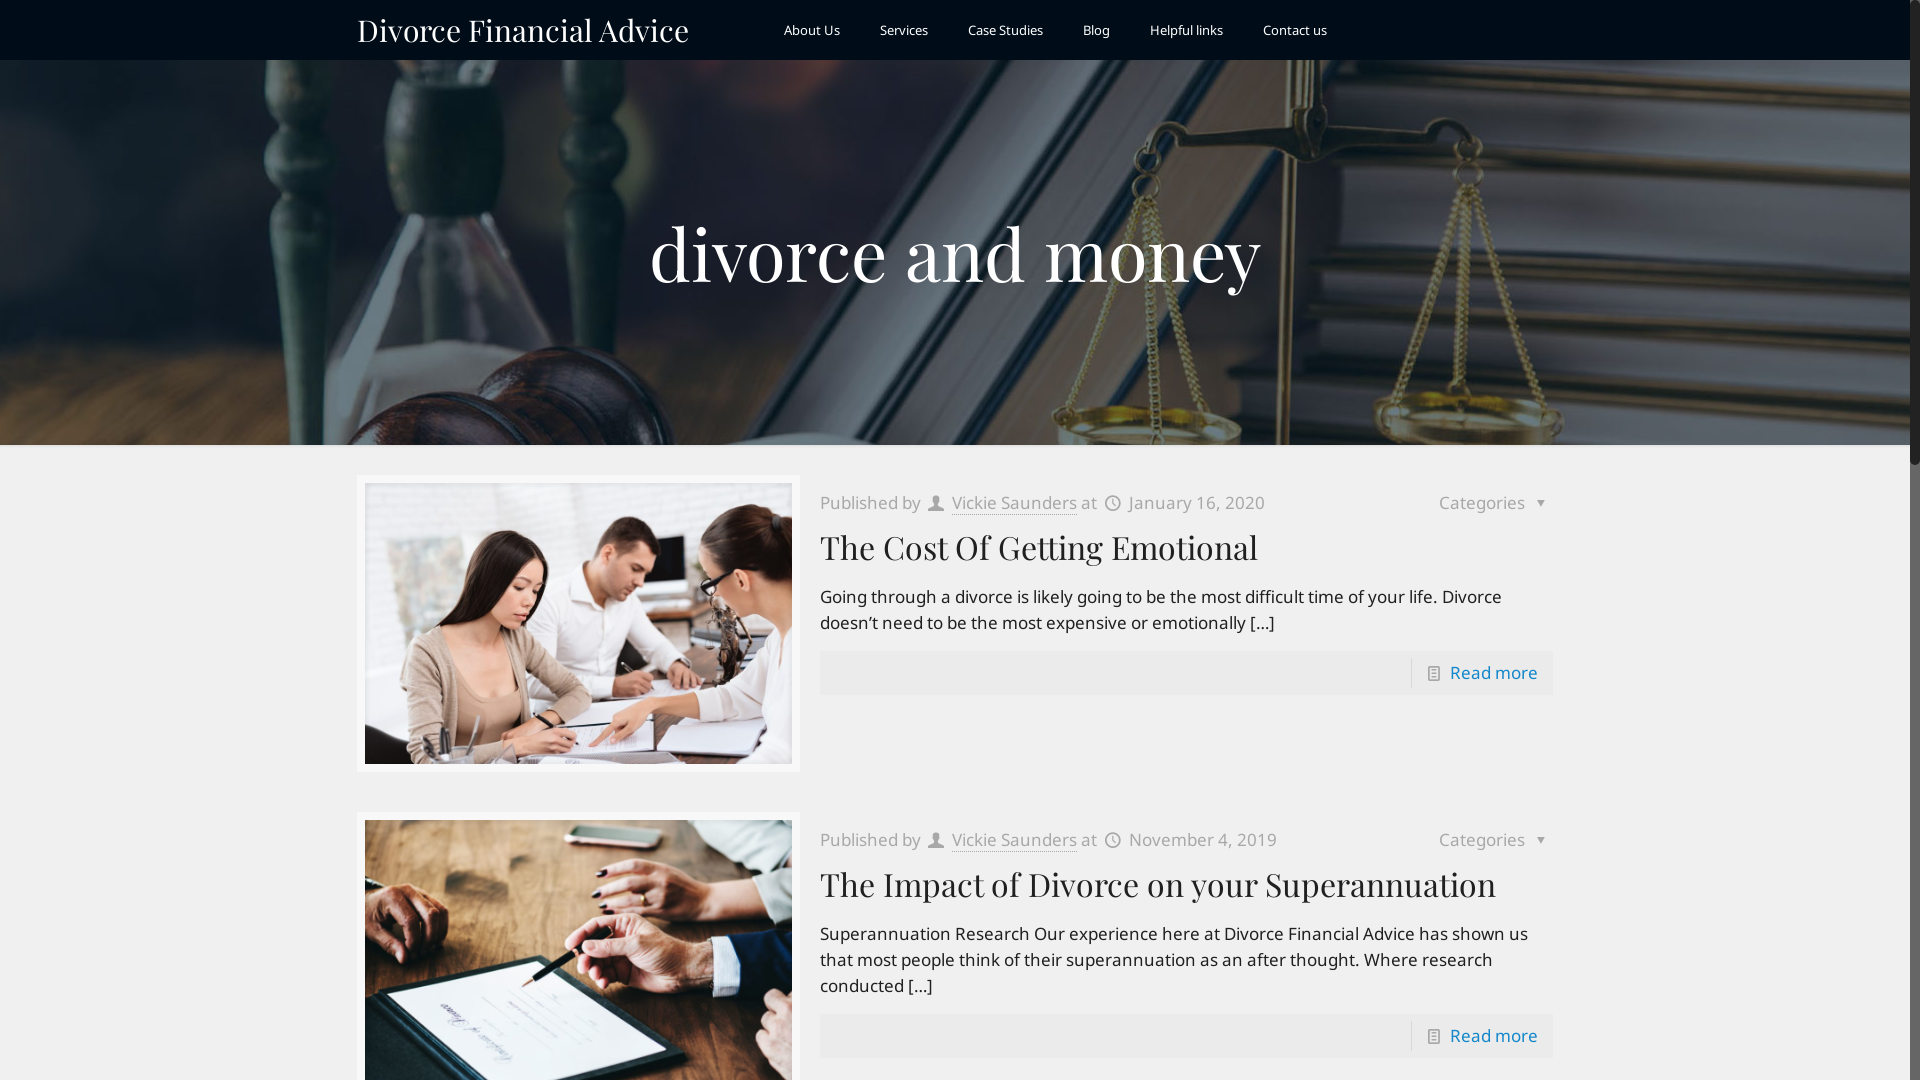  I want to click on 'Helpful links', so click(1186, 30).